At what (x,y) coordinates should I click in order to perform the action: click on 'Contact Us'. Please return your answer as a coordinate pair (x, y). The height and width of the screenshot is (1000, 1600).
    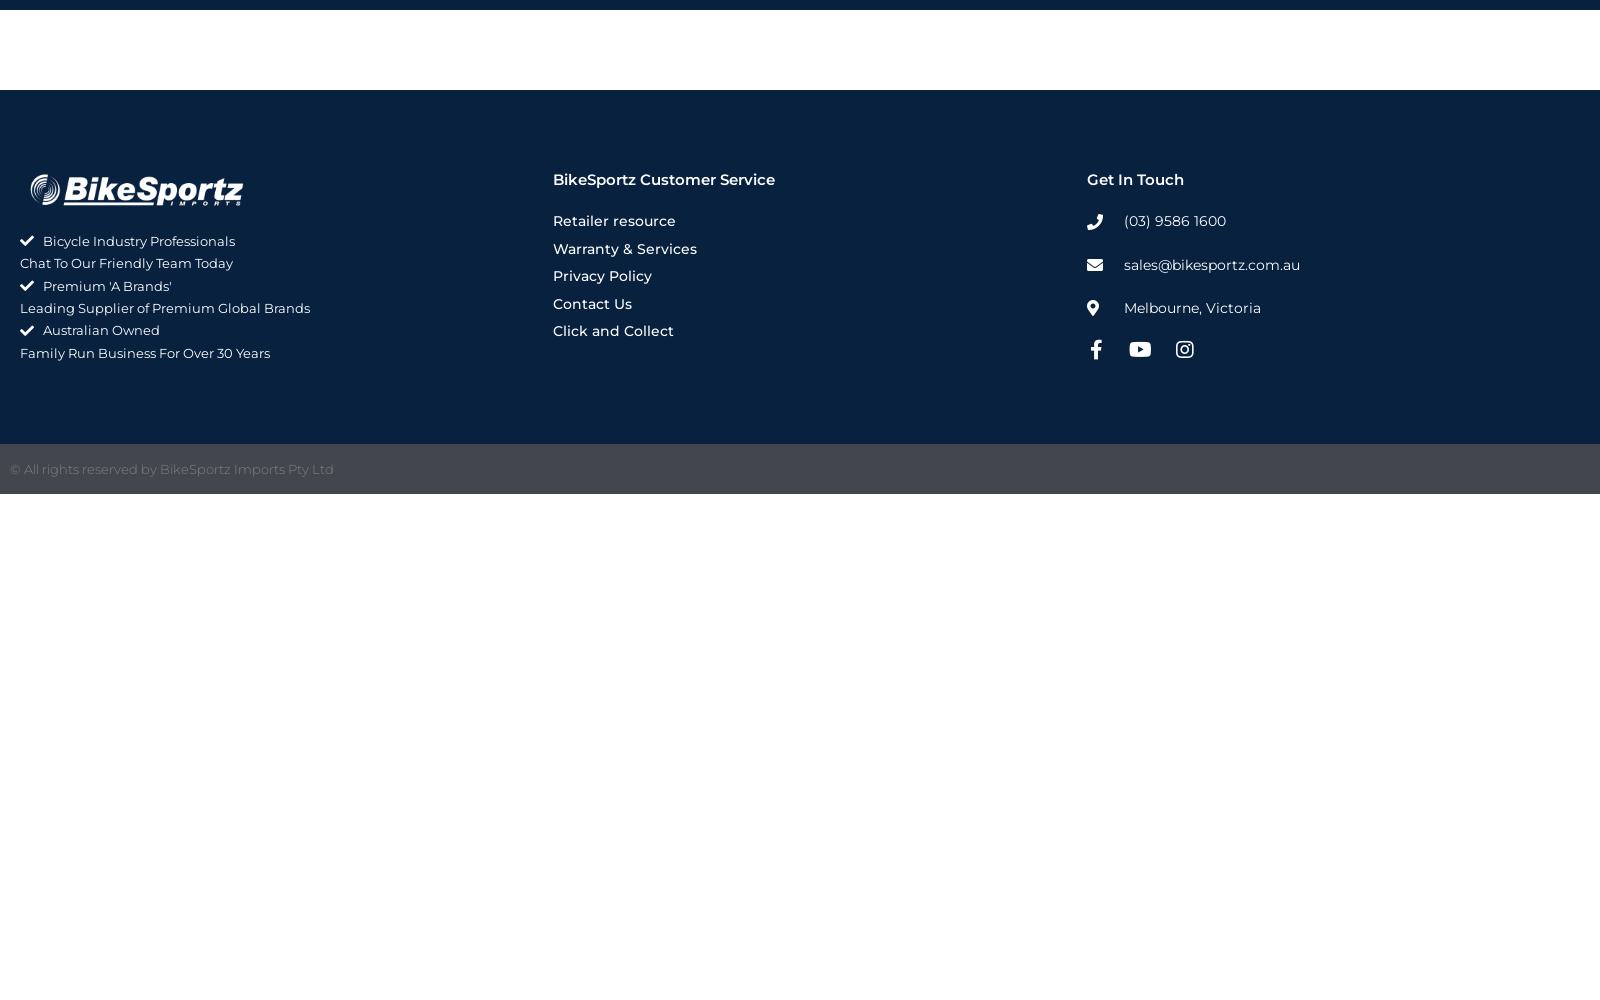
    Looking at the image, I should click on (591, 303).